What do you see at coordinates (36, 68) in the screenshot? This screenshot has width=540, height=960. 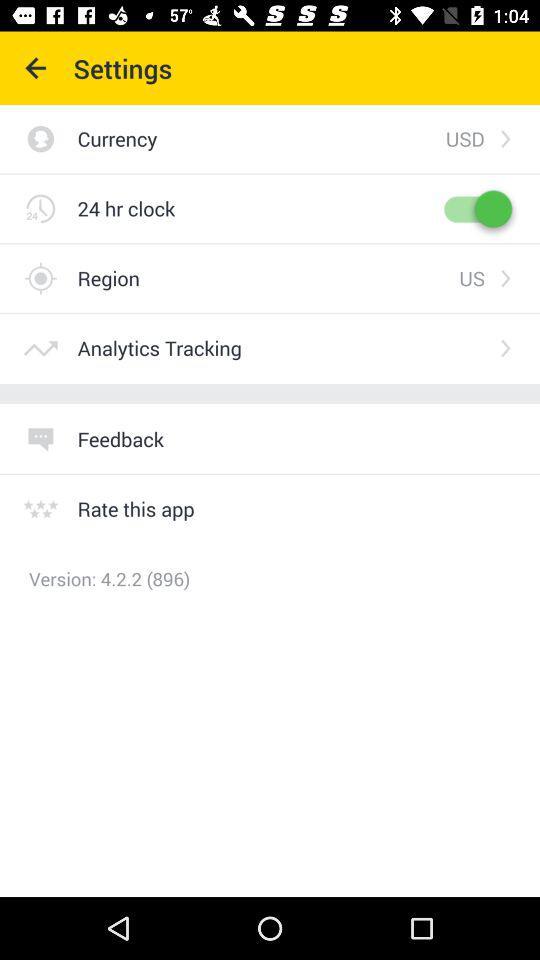 I see `icon next to settings item` at bounding box center [36, 68].